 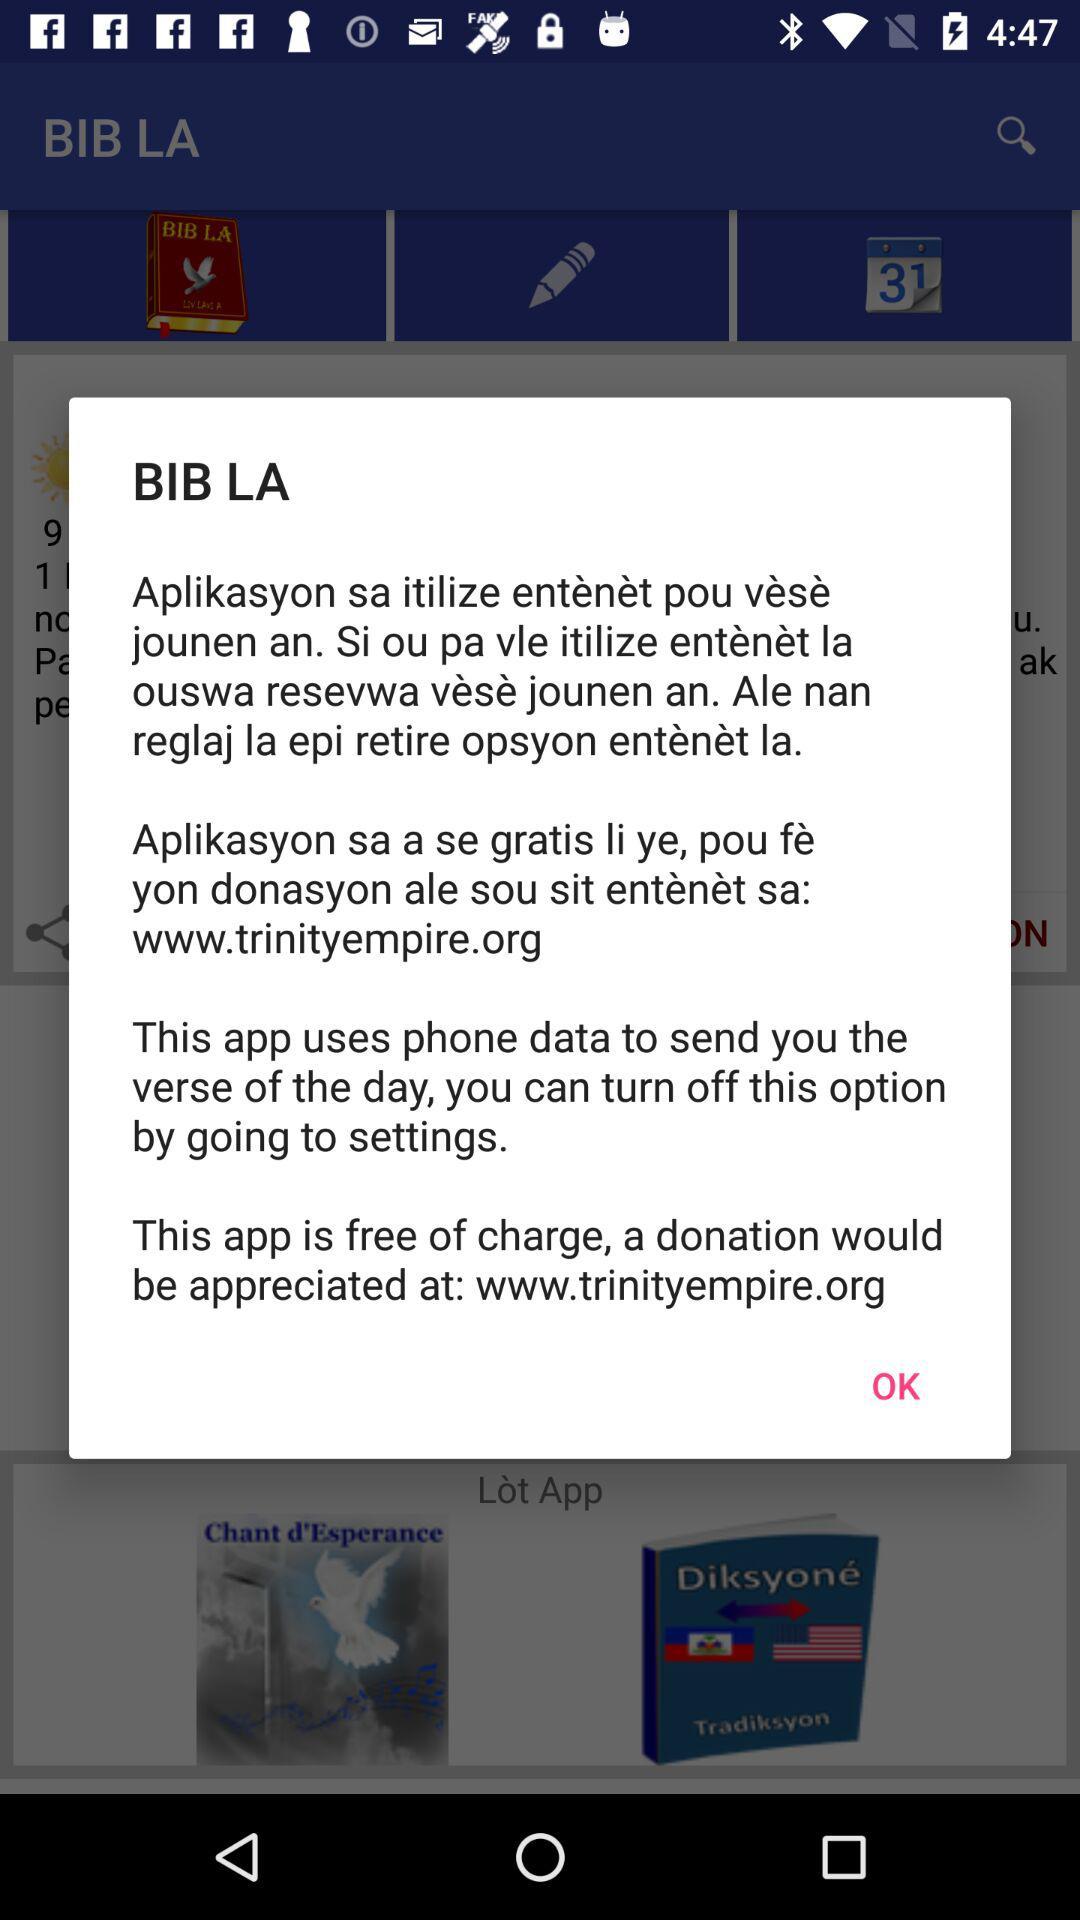 What do you see at coordinates (894, 1384) in the screenshot?
I see `the ok icon` at bounding box center [894, 1384].